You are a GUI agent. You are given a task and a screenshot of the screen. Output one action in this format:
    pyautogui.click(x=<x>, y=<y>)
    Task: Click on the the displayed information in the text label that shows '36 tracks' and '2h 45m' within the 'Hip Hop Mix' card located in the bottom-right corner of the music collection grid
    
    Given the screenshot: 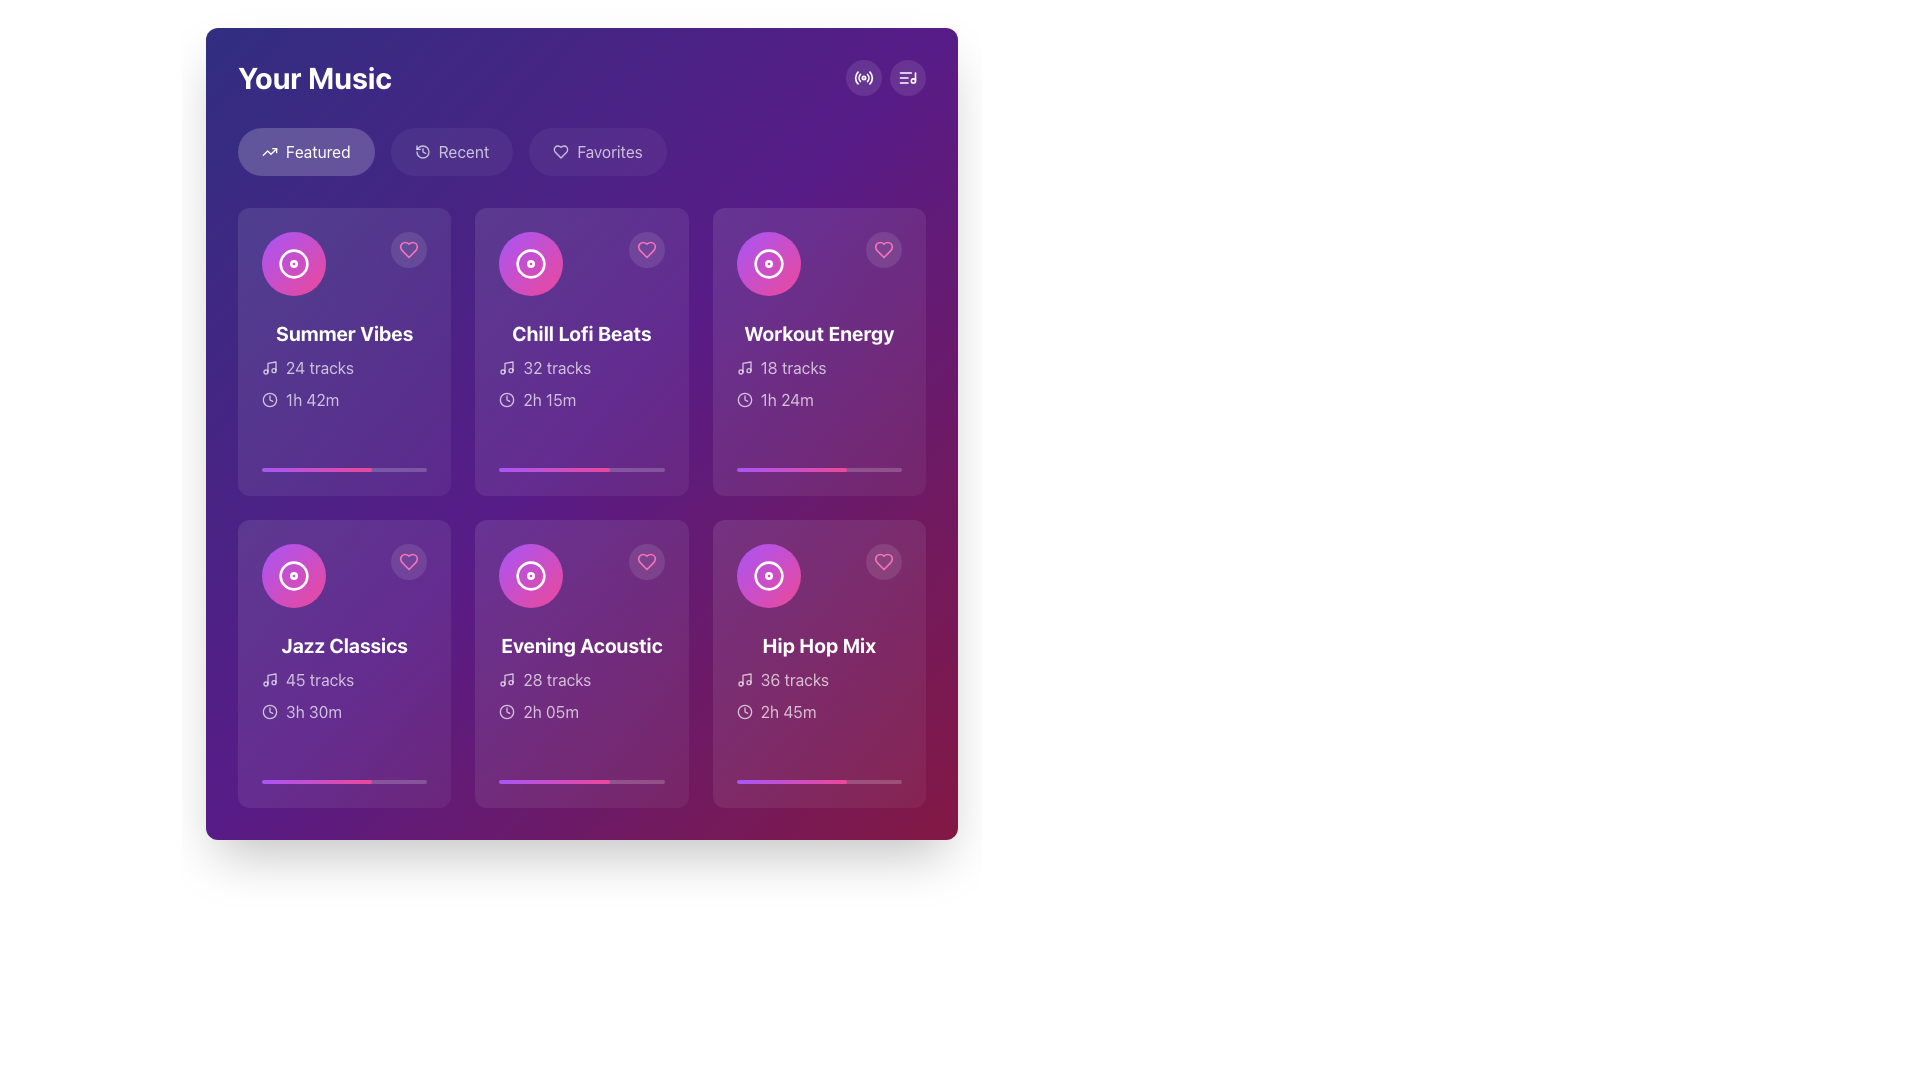 What is the action you would take?
    pyautogui.click(x=819, y=694)
    